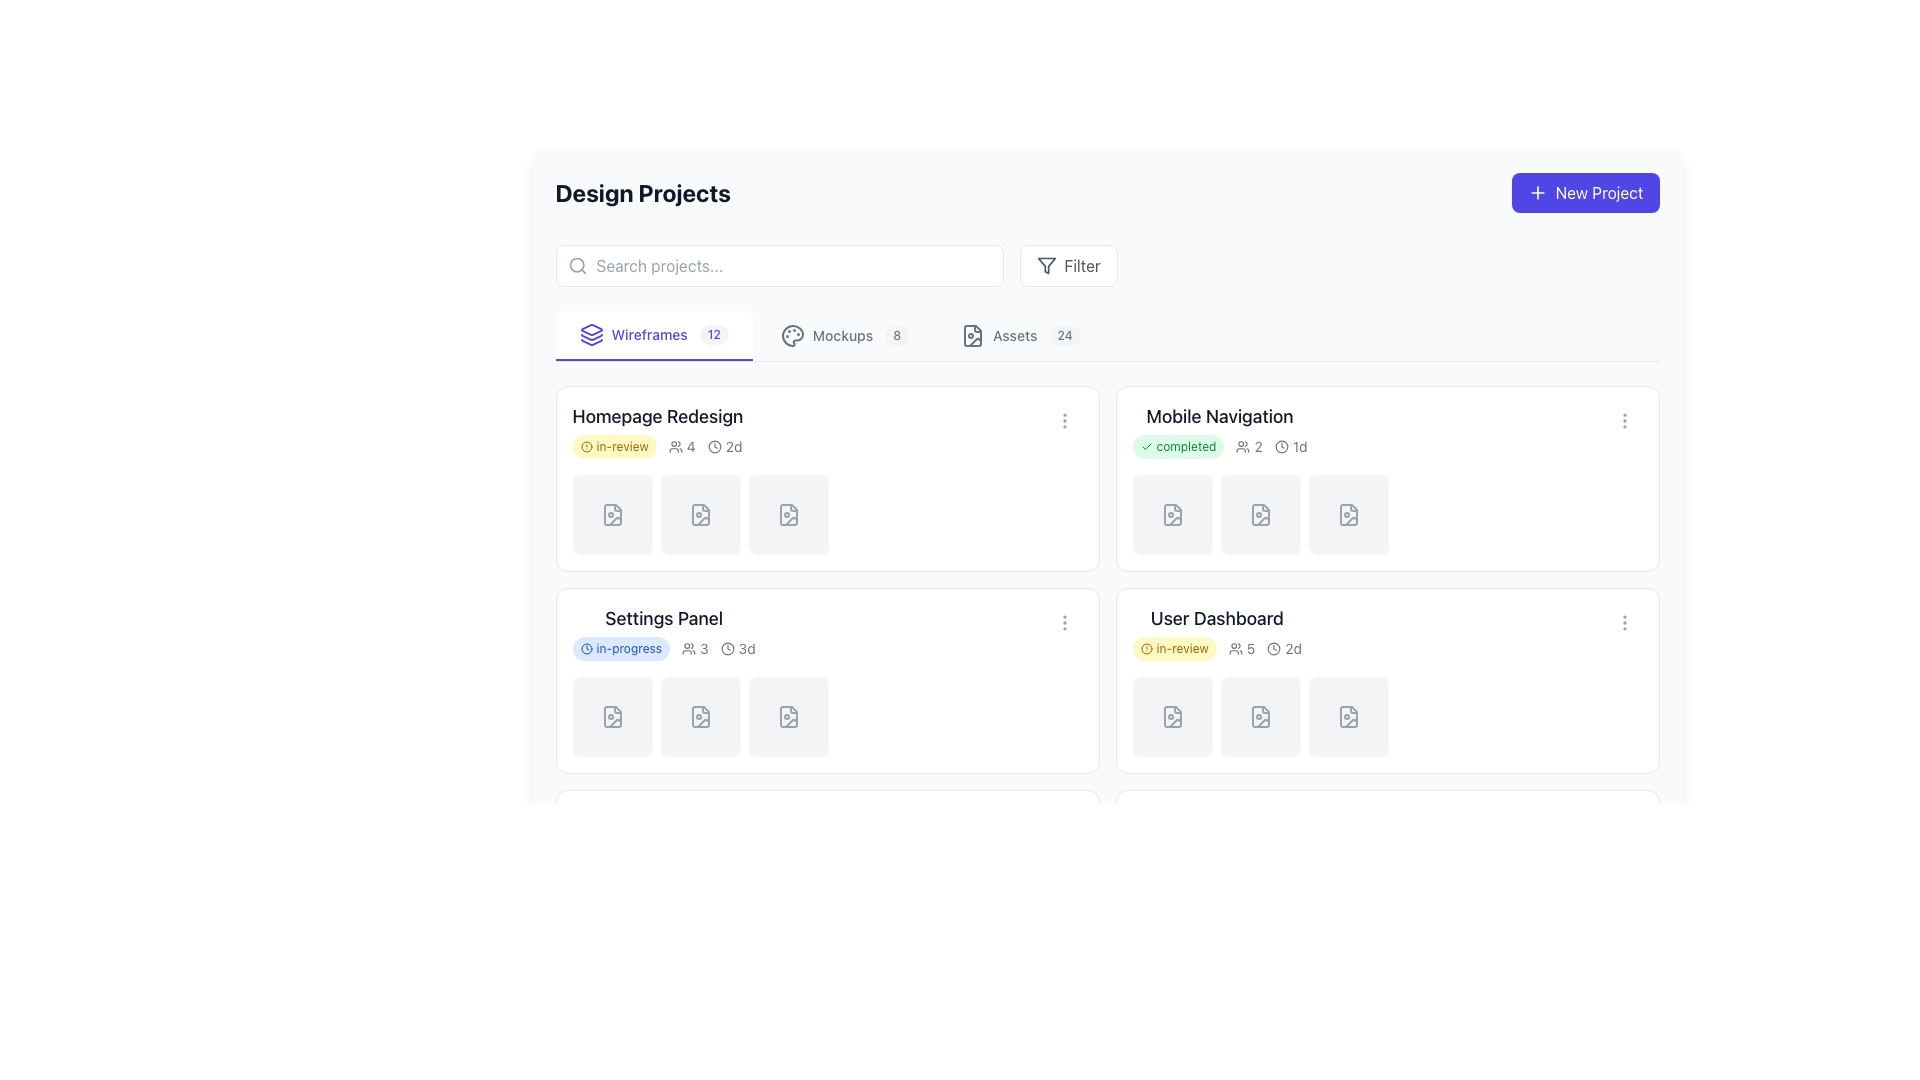 The width and height of the screenshot is (1920, 1080). Describe the element at coordinates (613, 446) in the screenshot. I see `status text of the 'in-review' badge located in the header area of the 'Homepage Redesign' project card in the 'Design Projects' section` at that location.